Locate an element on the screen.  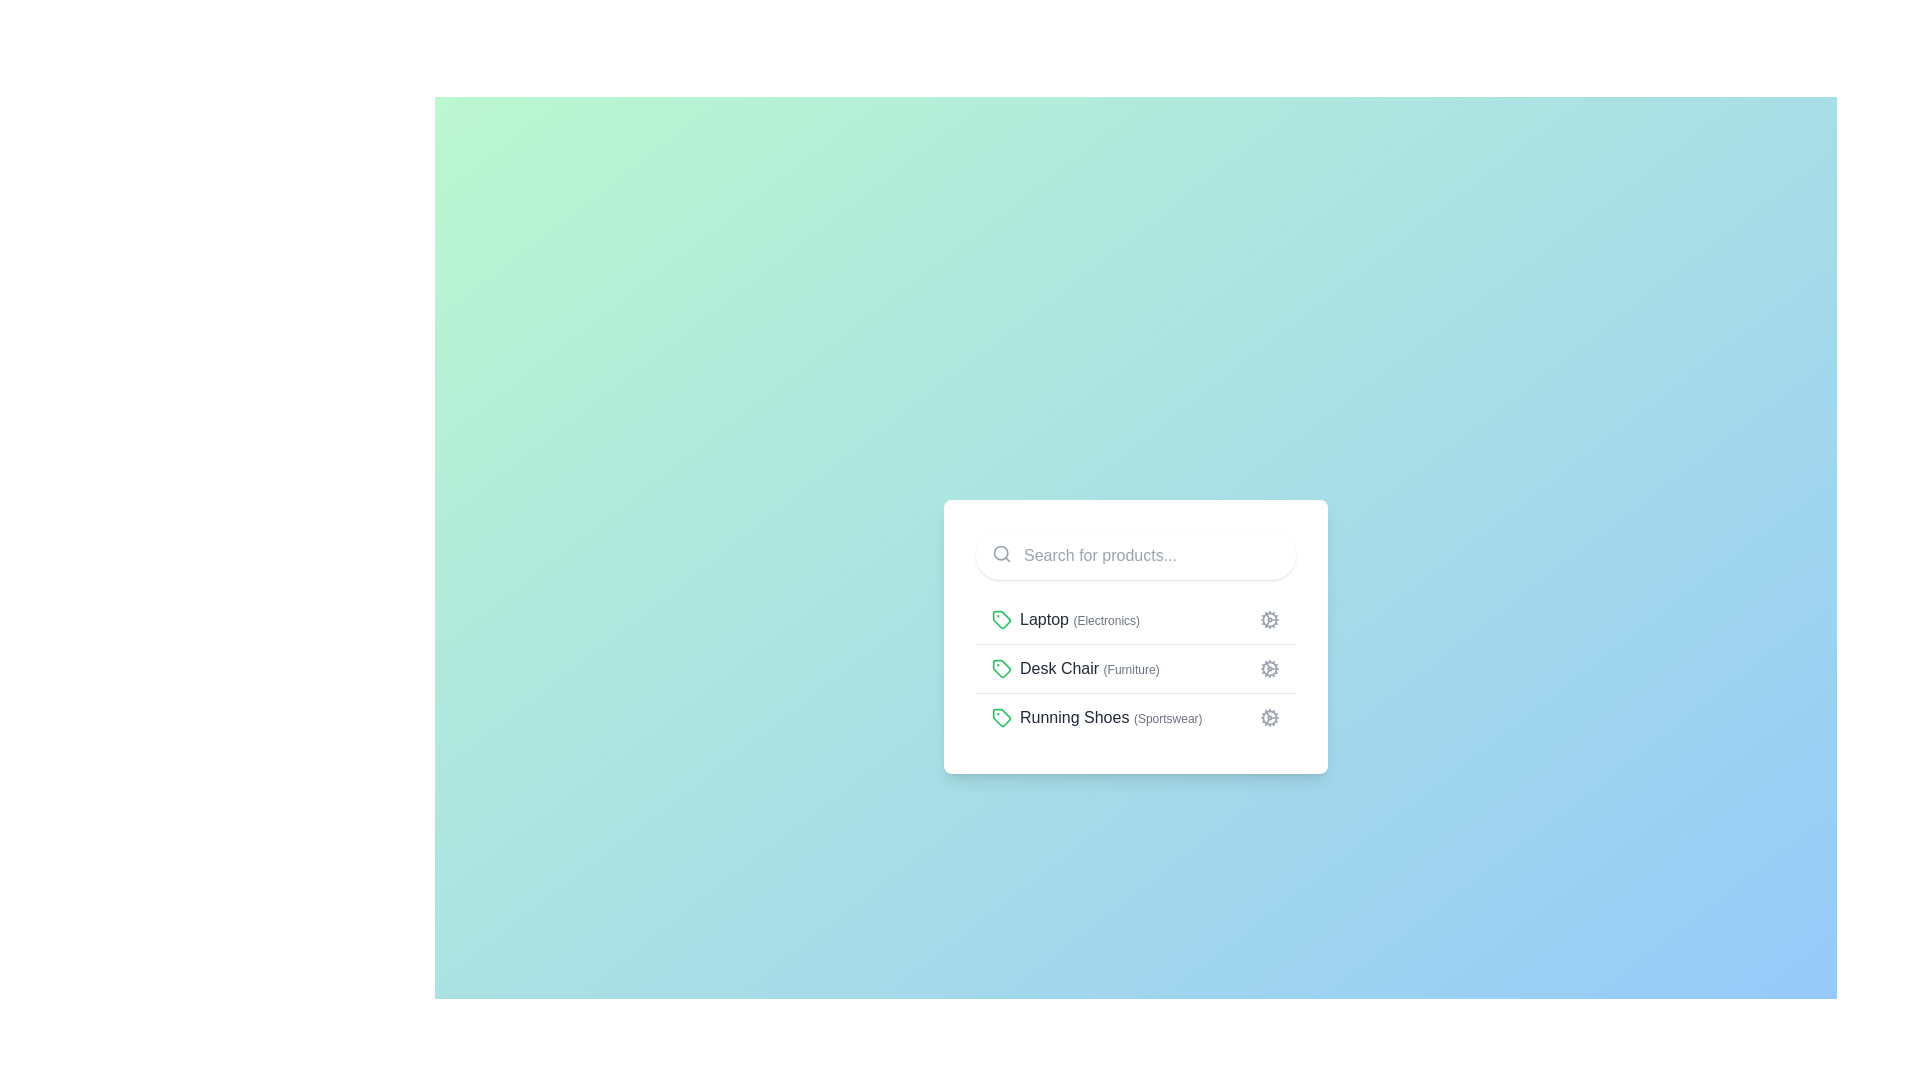
the outermost circular part of the cog-shaped icon located to the right of the 'Desk Chair (Furniture)' list item in the UI is located at coordinates (1269, 668).